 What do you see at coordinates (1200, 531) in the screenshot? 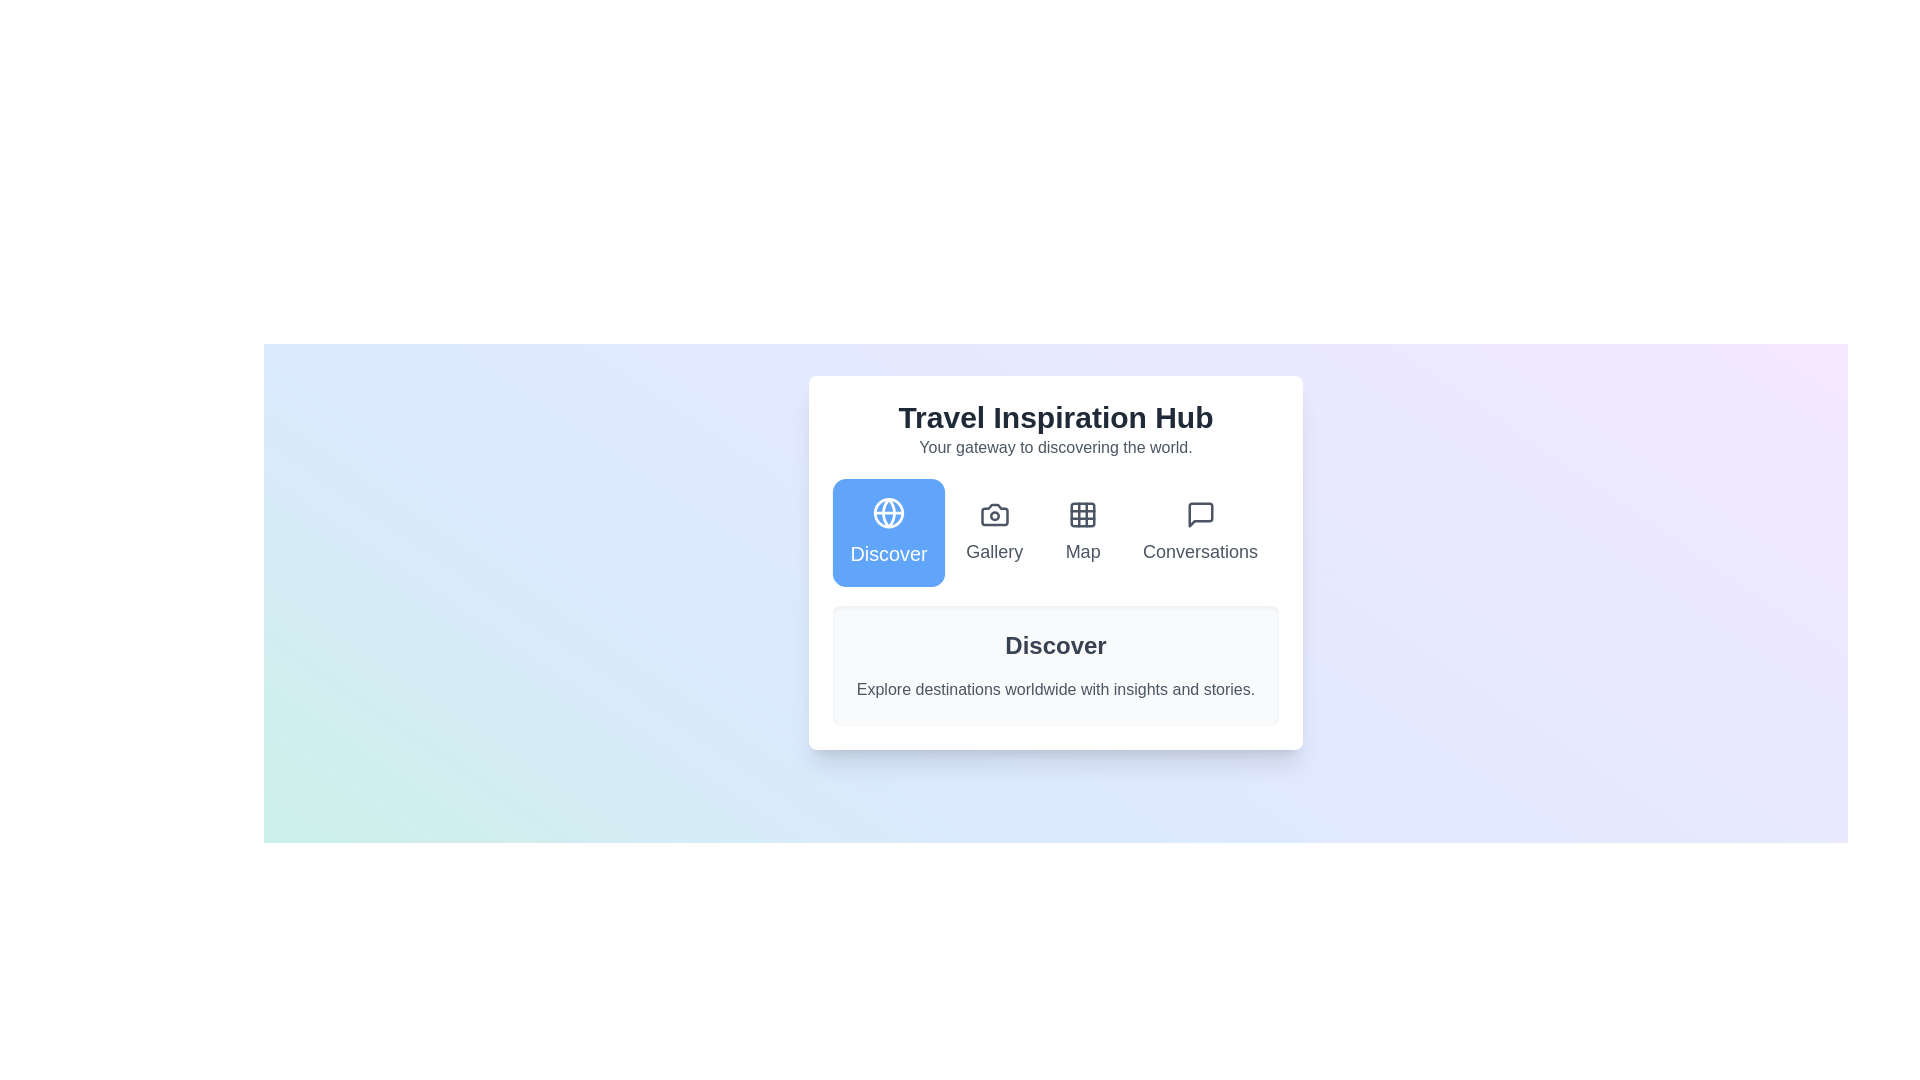
I see `the 'Conversations' button, which is a vertically-aligned button with a speech bubble icon and gray text that turns blue on hover, located under the 'Travel Inspiration Hub'` at bounding box center [1200, 531].